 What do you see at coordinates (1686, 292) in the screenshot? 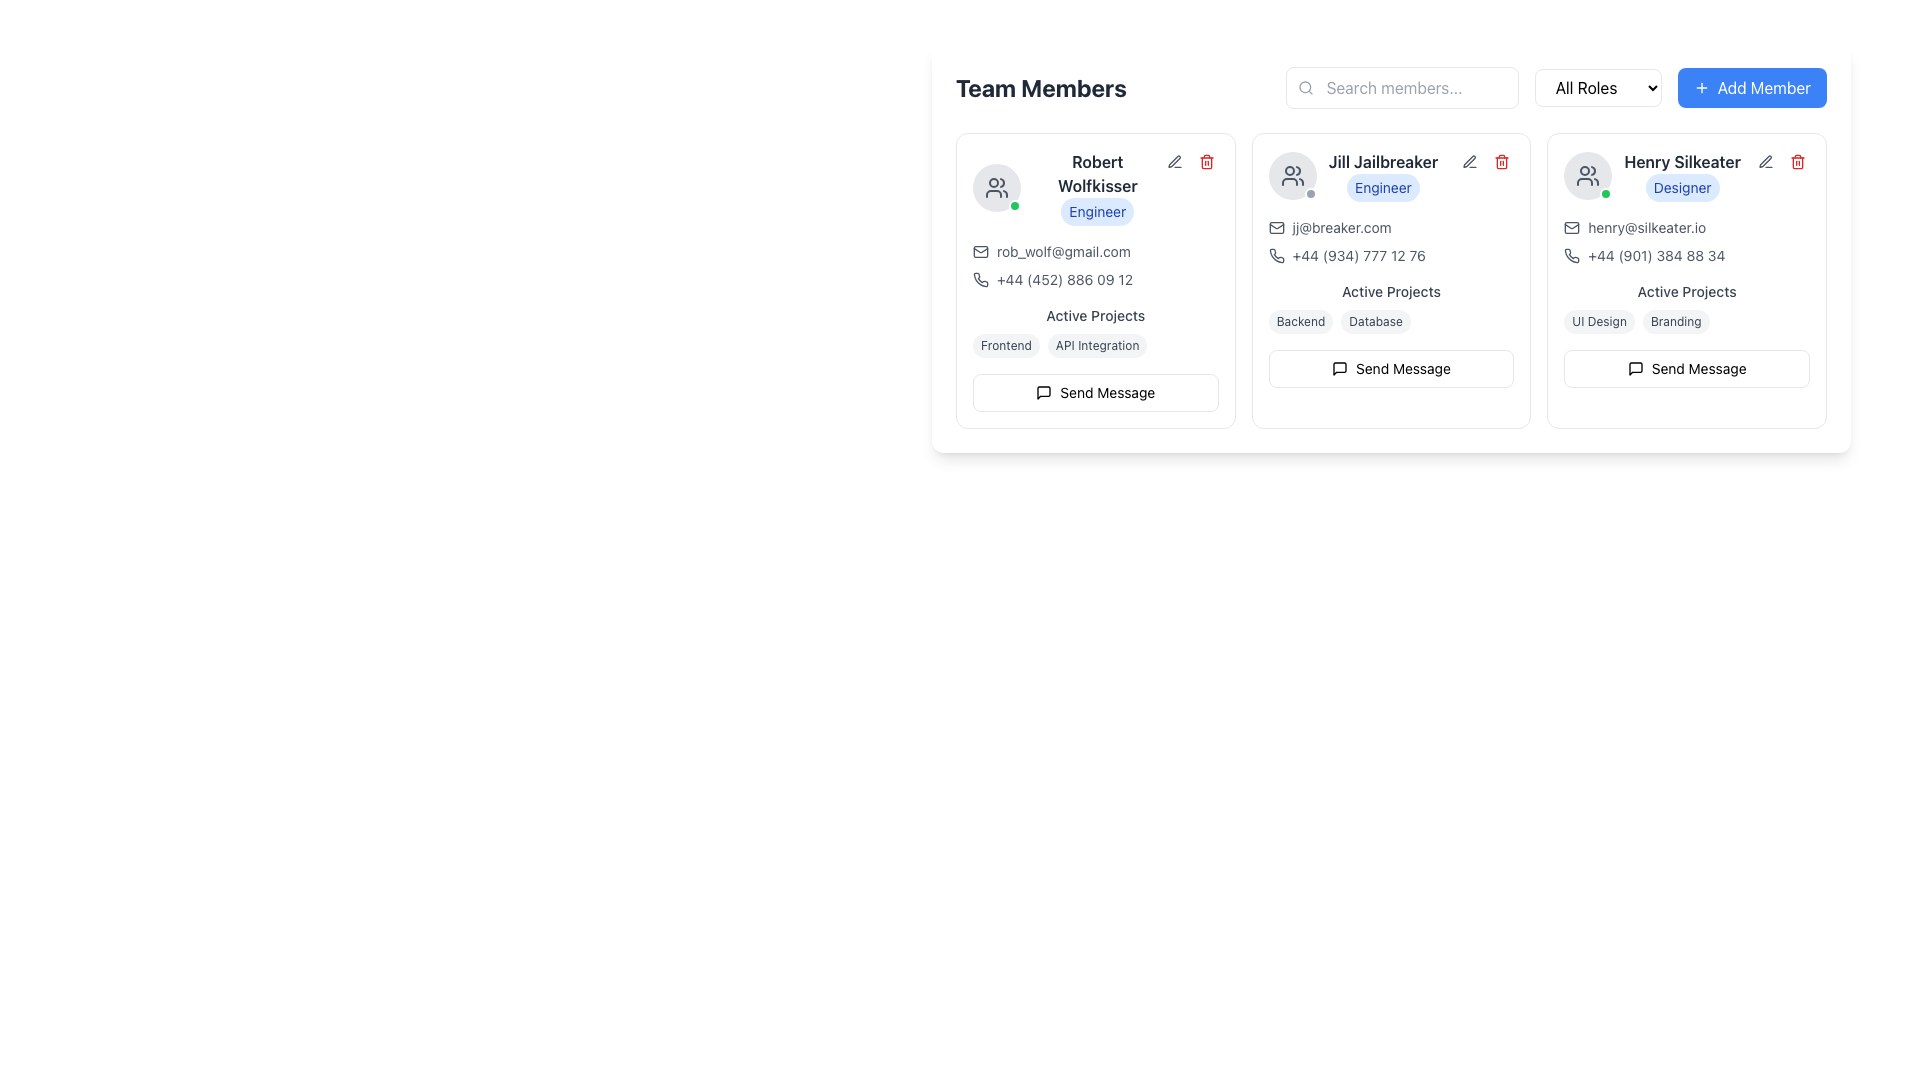
I see `the 'Active Projects' text label in the profile card of 'Henry Silkeater', which is displayed in gray color above the tags 'UI Design' and 'Branding'` at bounding box center [1686, 292].